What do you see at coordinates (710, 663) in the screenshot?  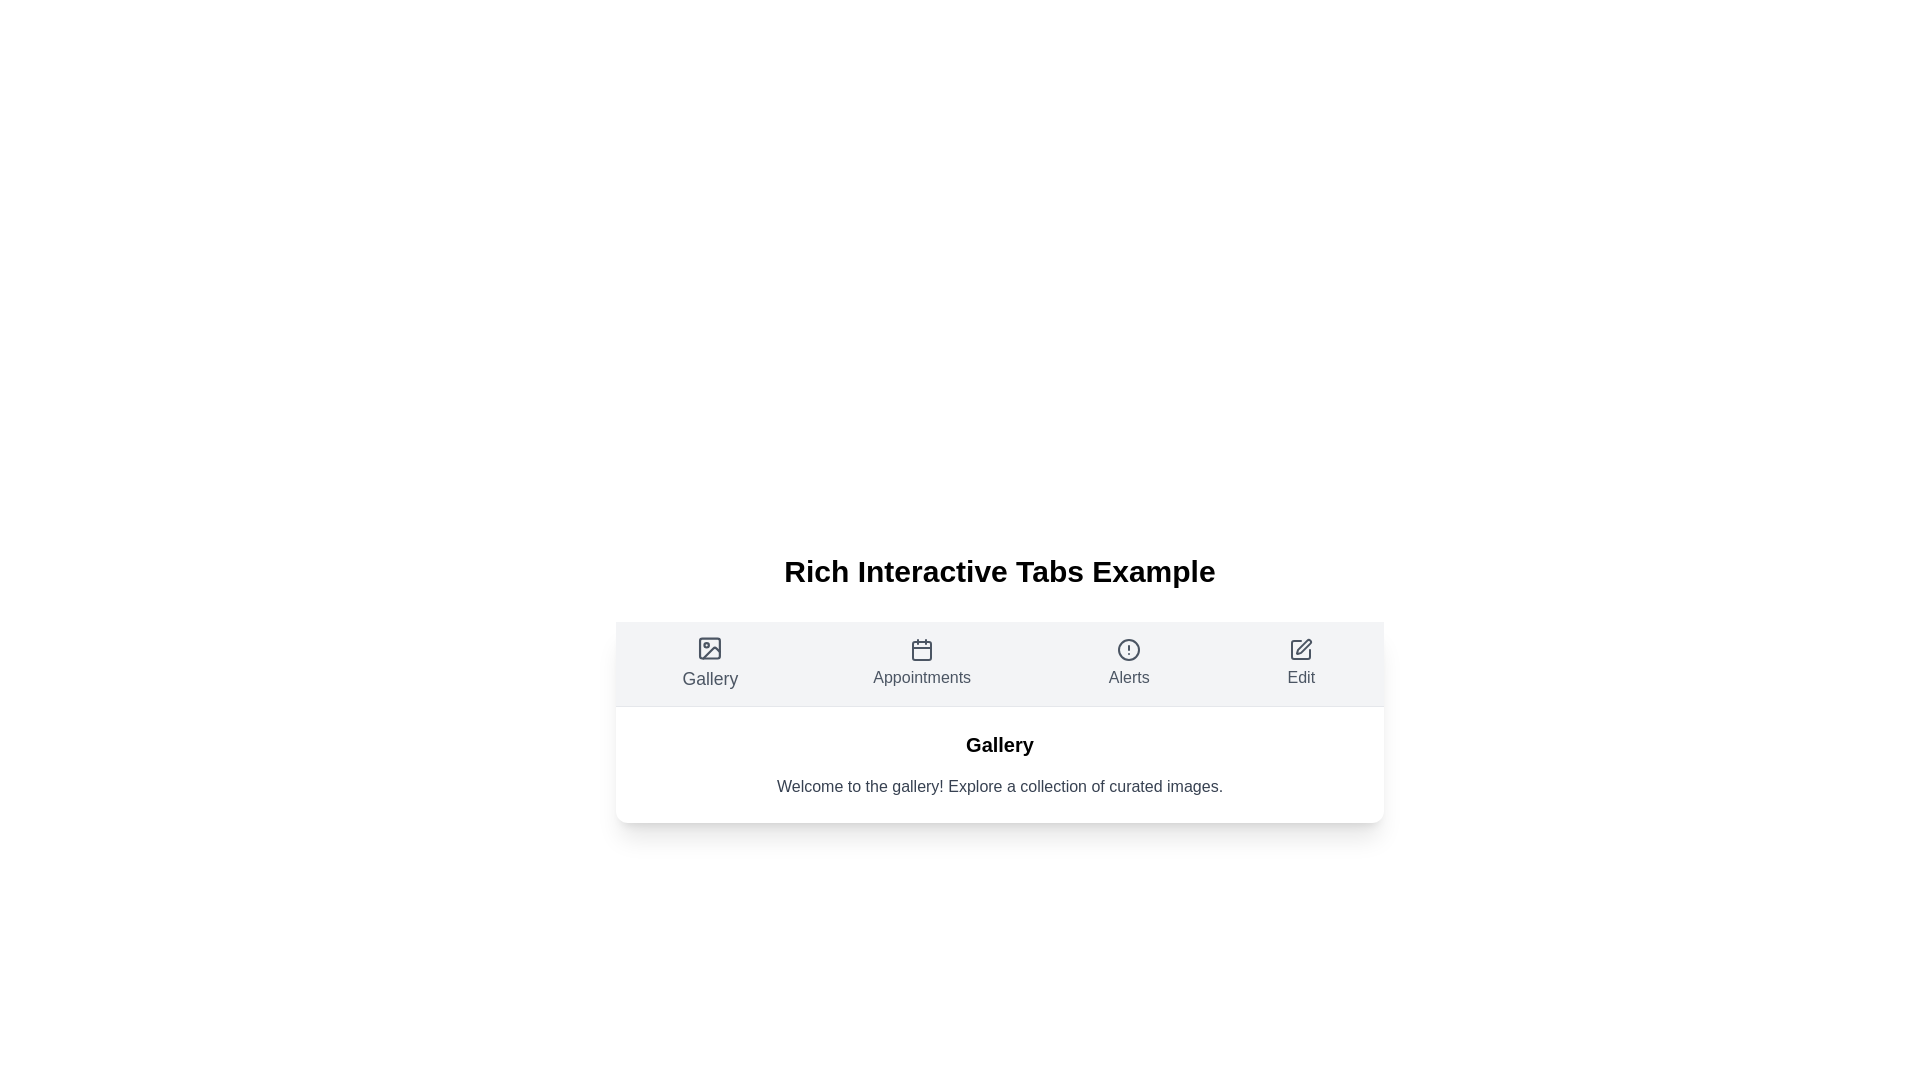 I see `the tab labeled Gallery` at bounding box center [710, 663].